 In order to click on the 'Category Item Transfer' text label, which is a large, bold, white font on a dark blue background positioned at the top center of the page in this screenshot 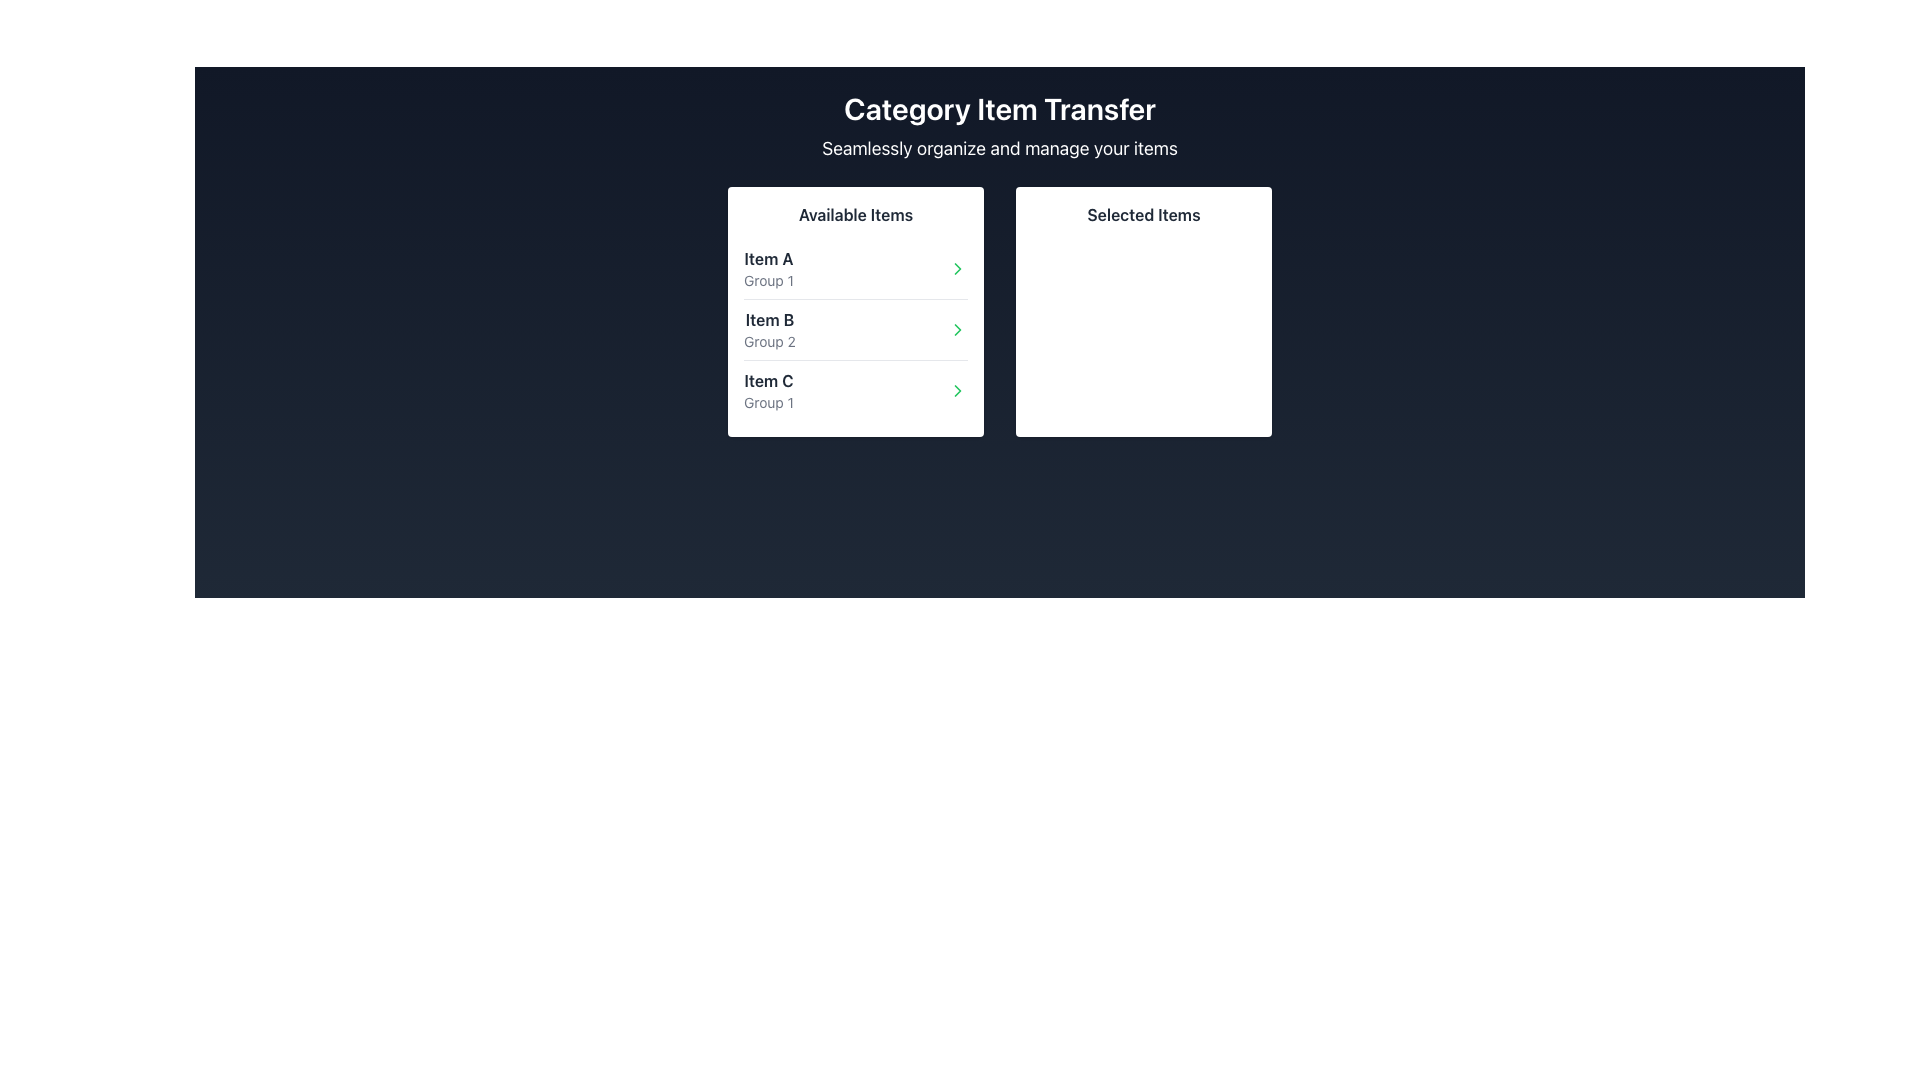, I will do `click(999, 108)`.